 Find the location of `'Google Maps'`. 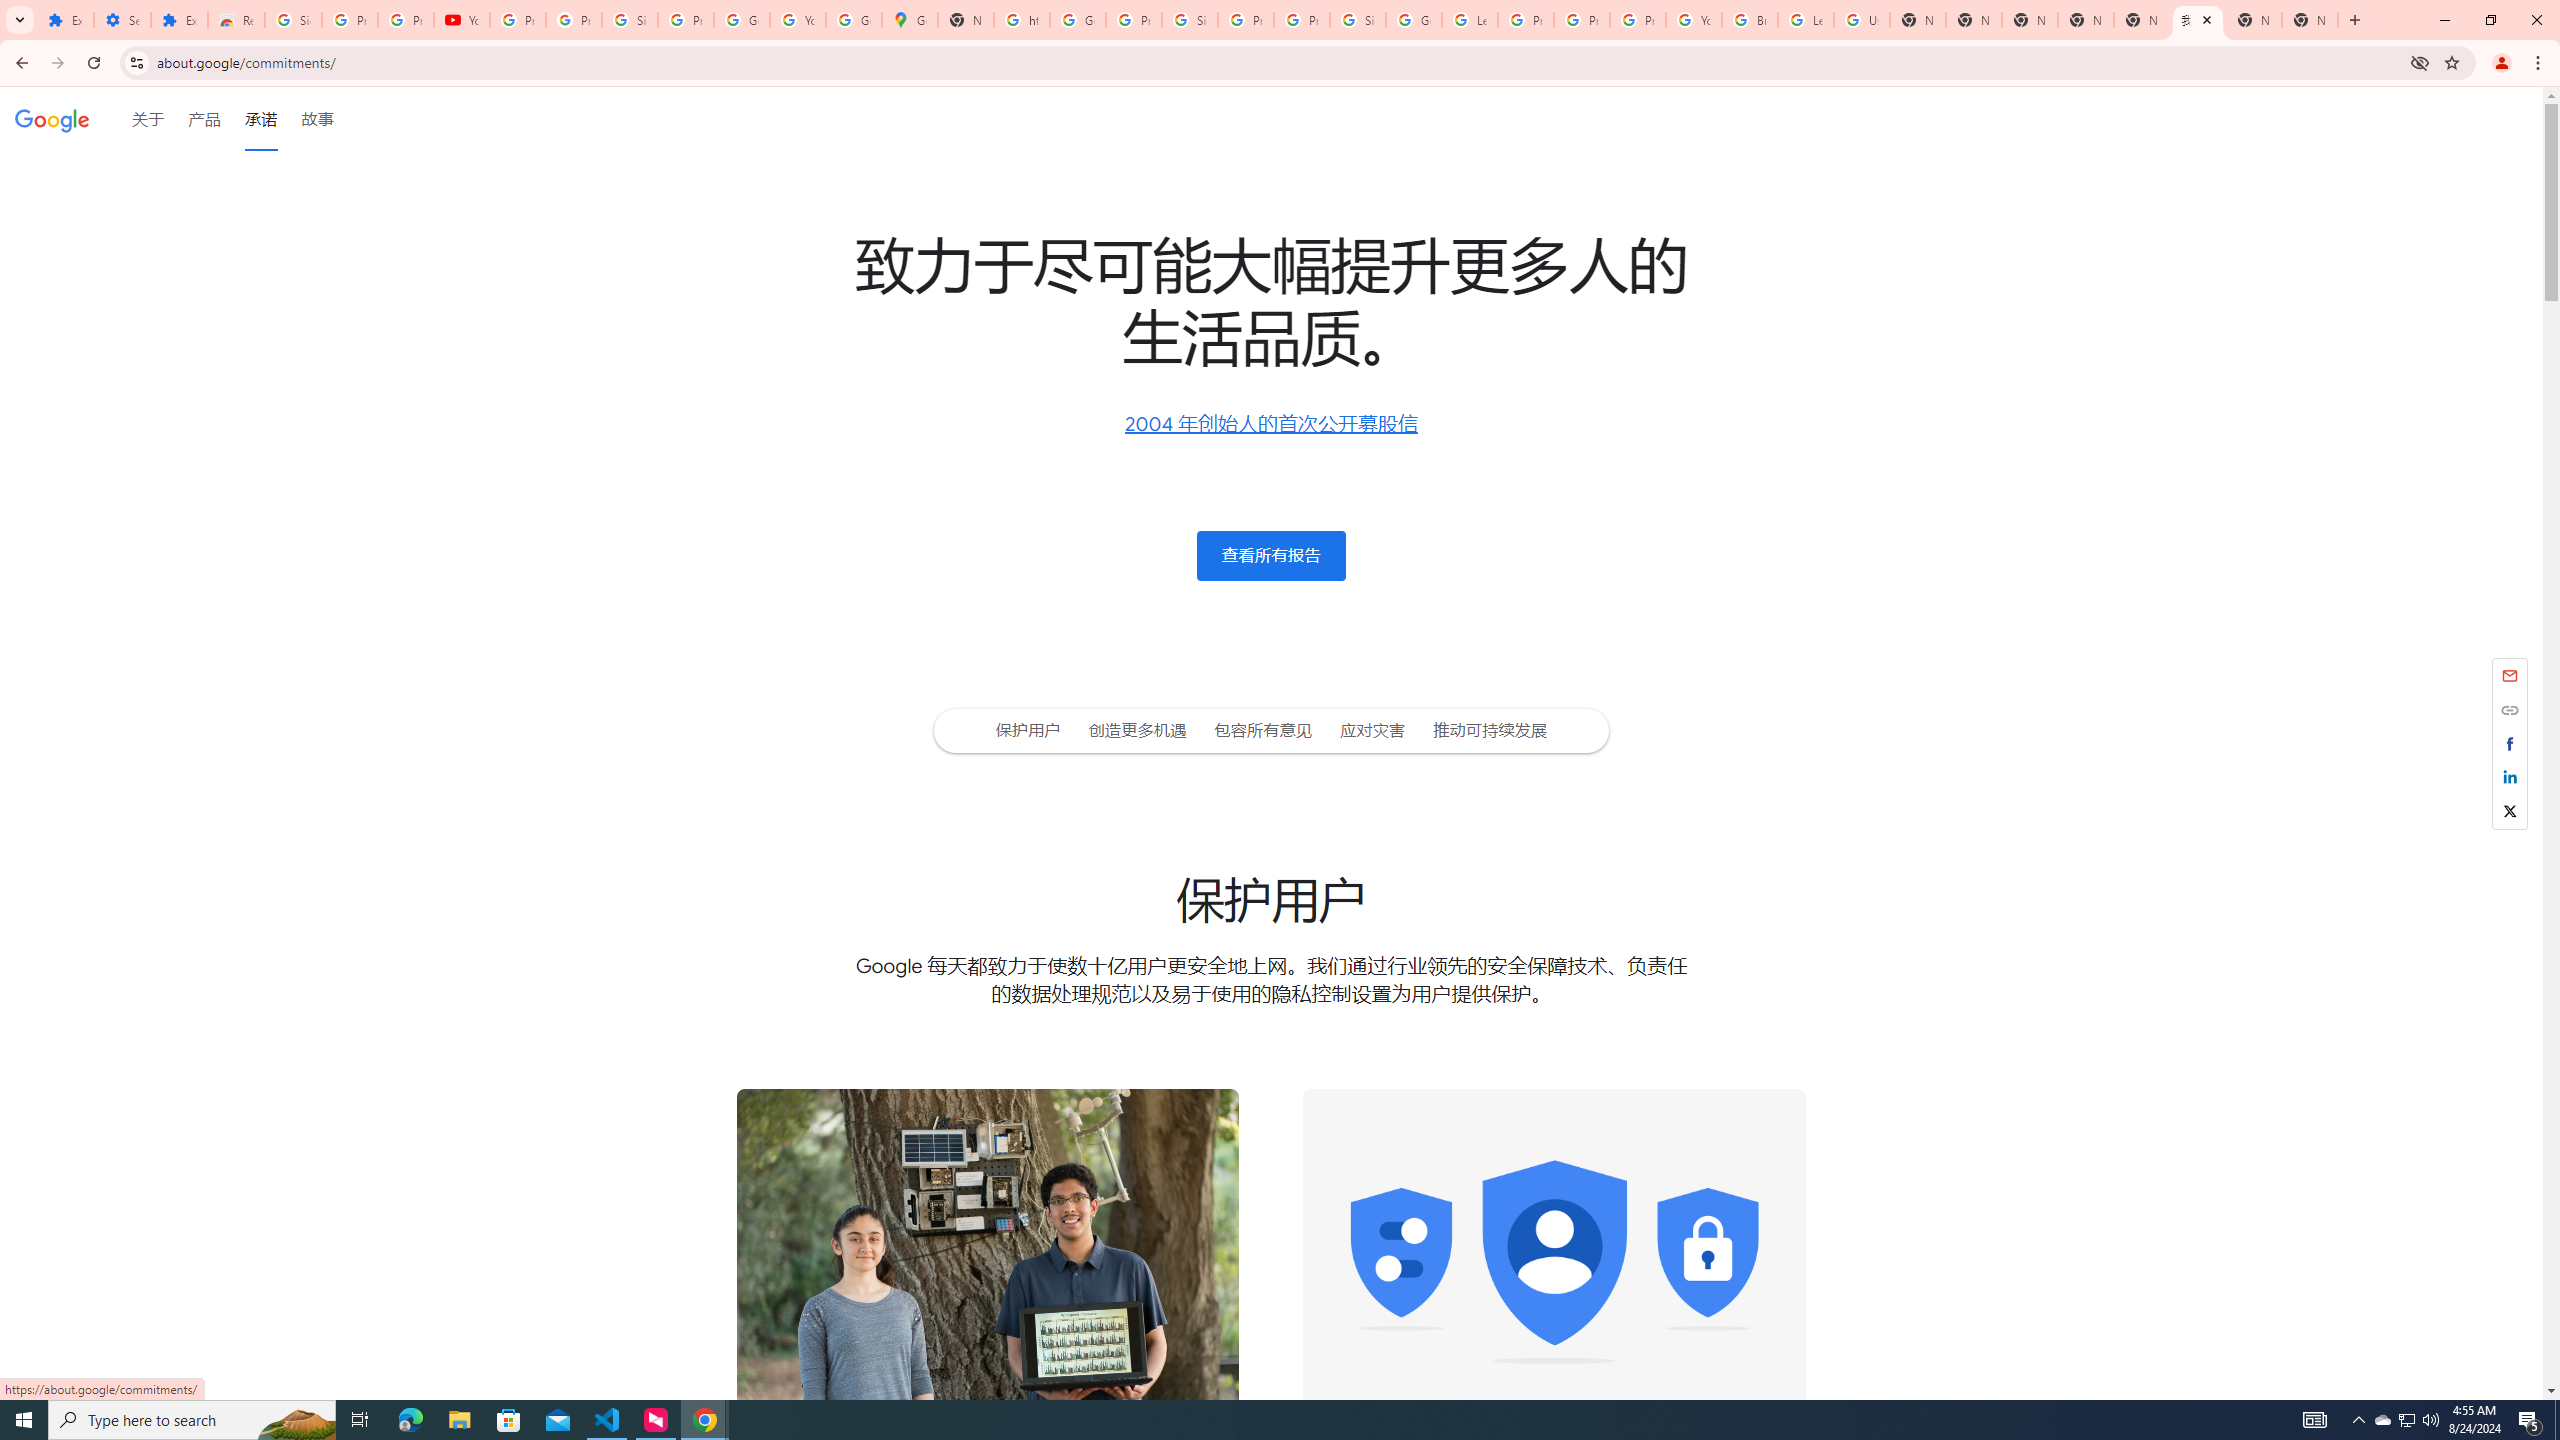

'Google Maps' is located at coordinates (909, 19).